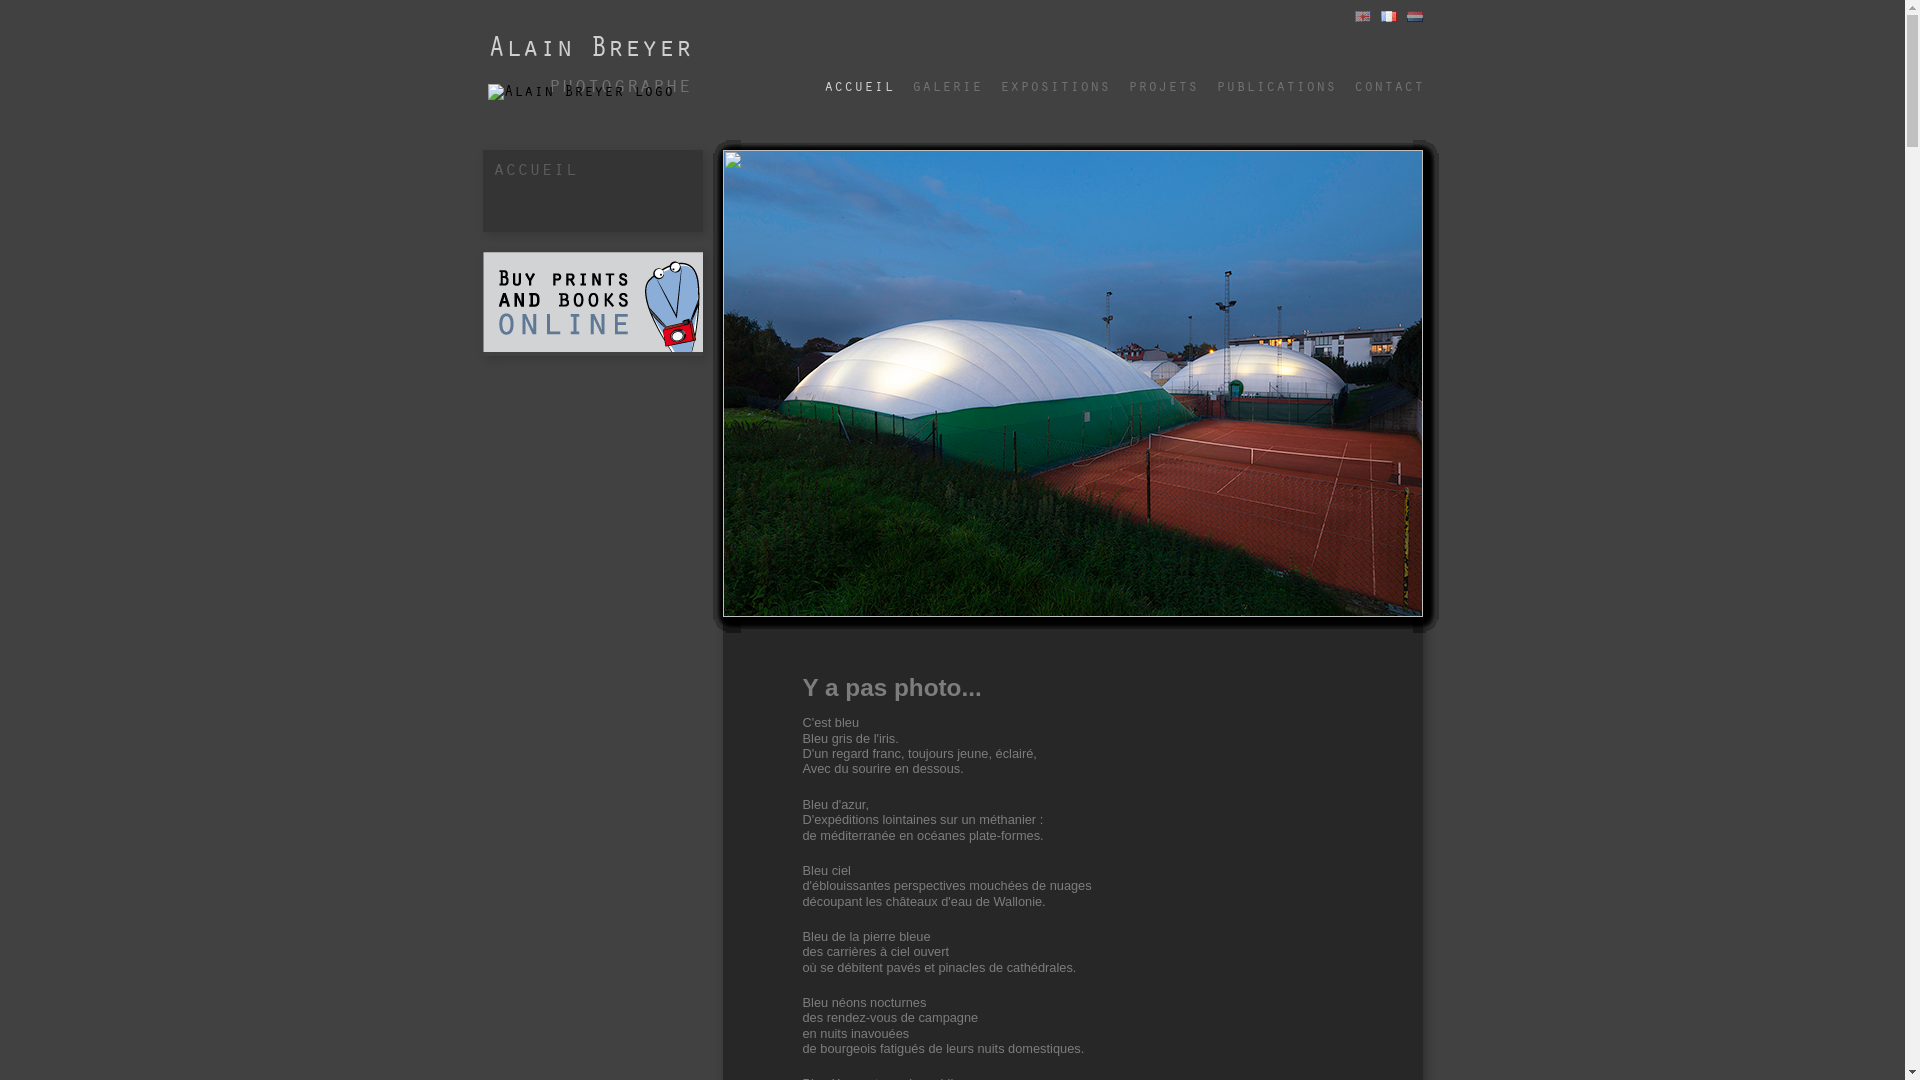  What do you see at coordinates (1387, 76) in the screenshot?
I see `'contact'` at bounding box center [1387, 76].